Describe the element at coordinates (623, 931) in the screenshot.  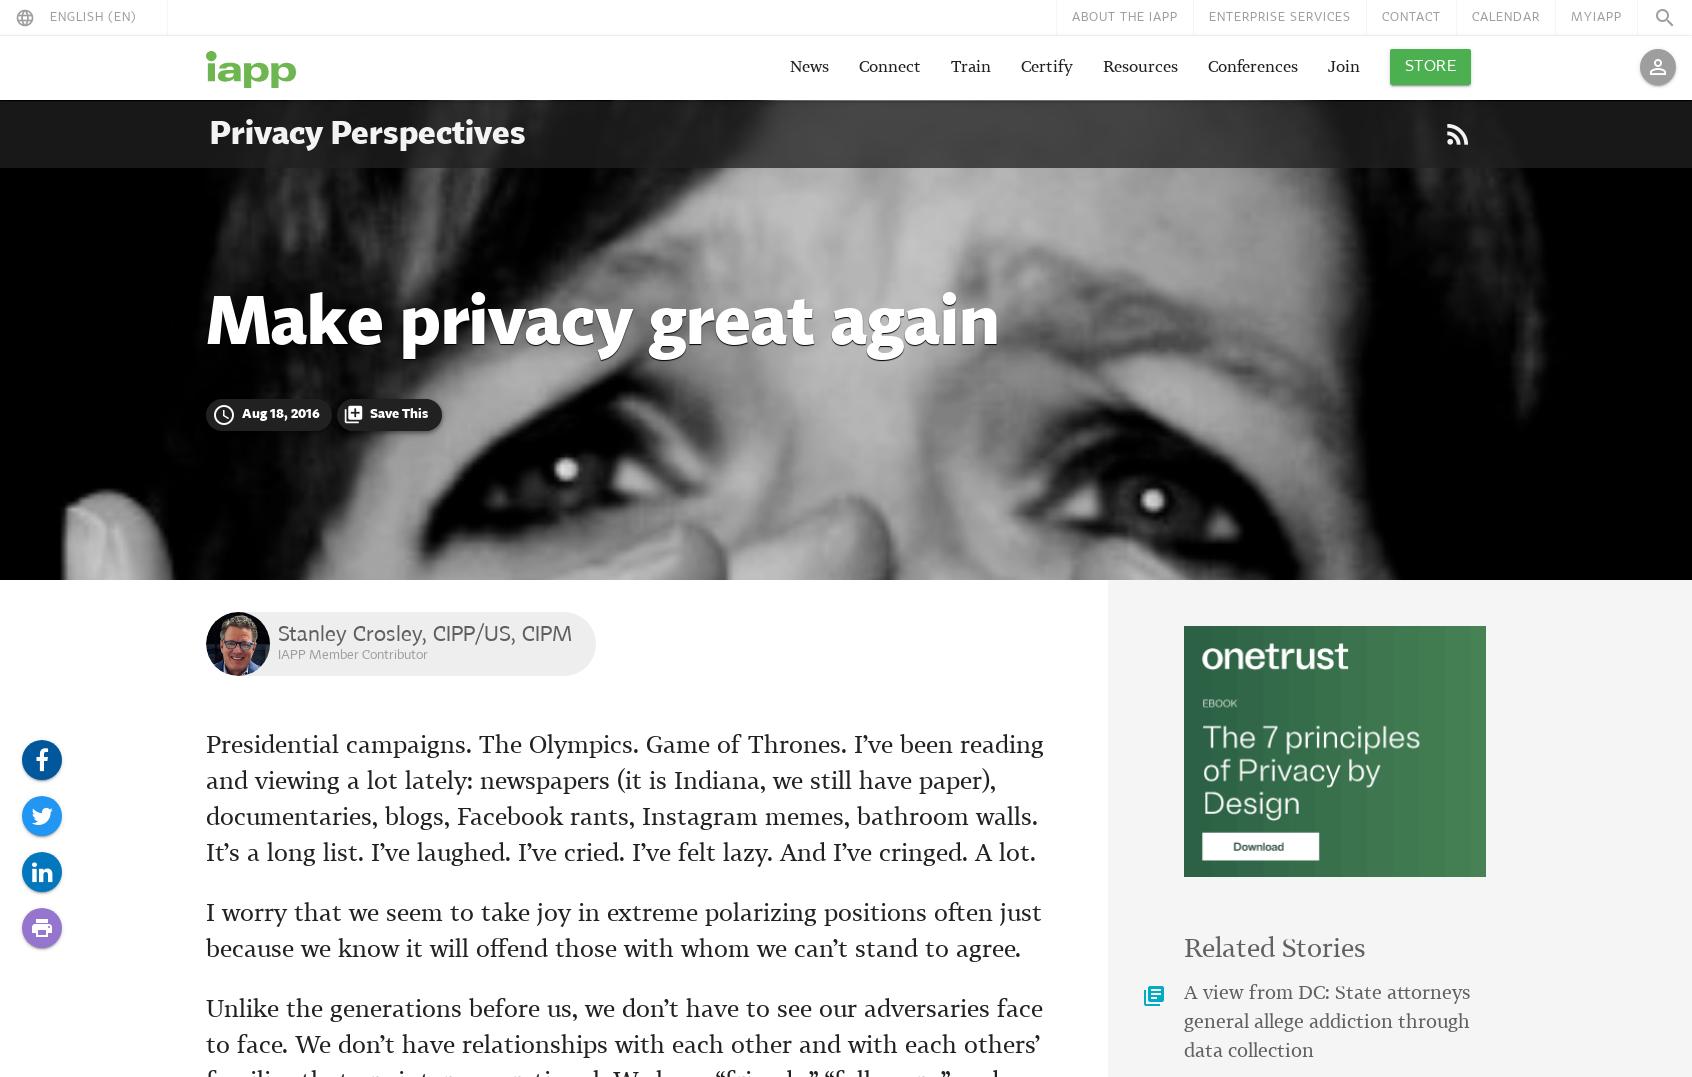
I see `'I worry that we seem to take joy in extreme polarizing positions often just because we know it will offend those with whom we can’t stand to agree.'` at that location.